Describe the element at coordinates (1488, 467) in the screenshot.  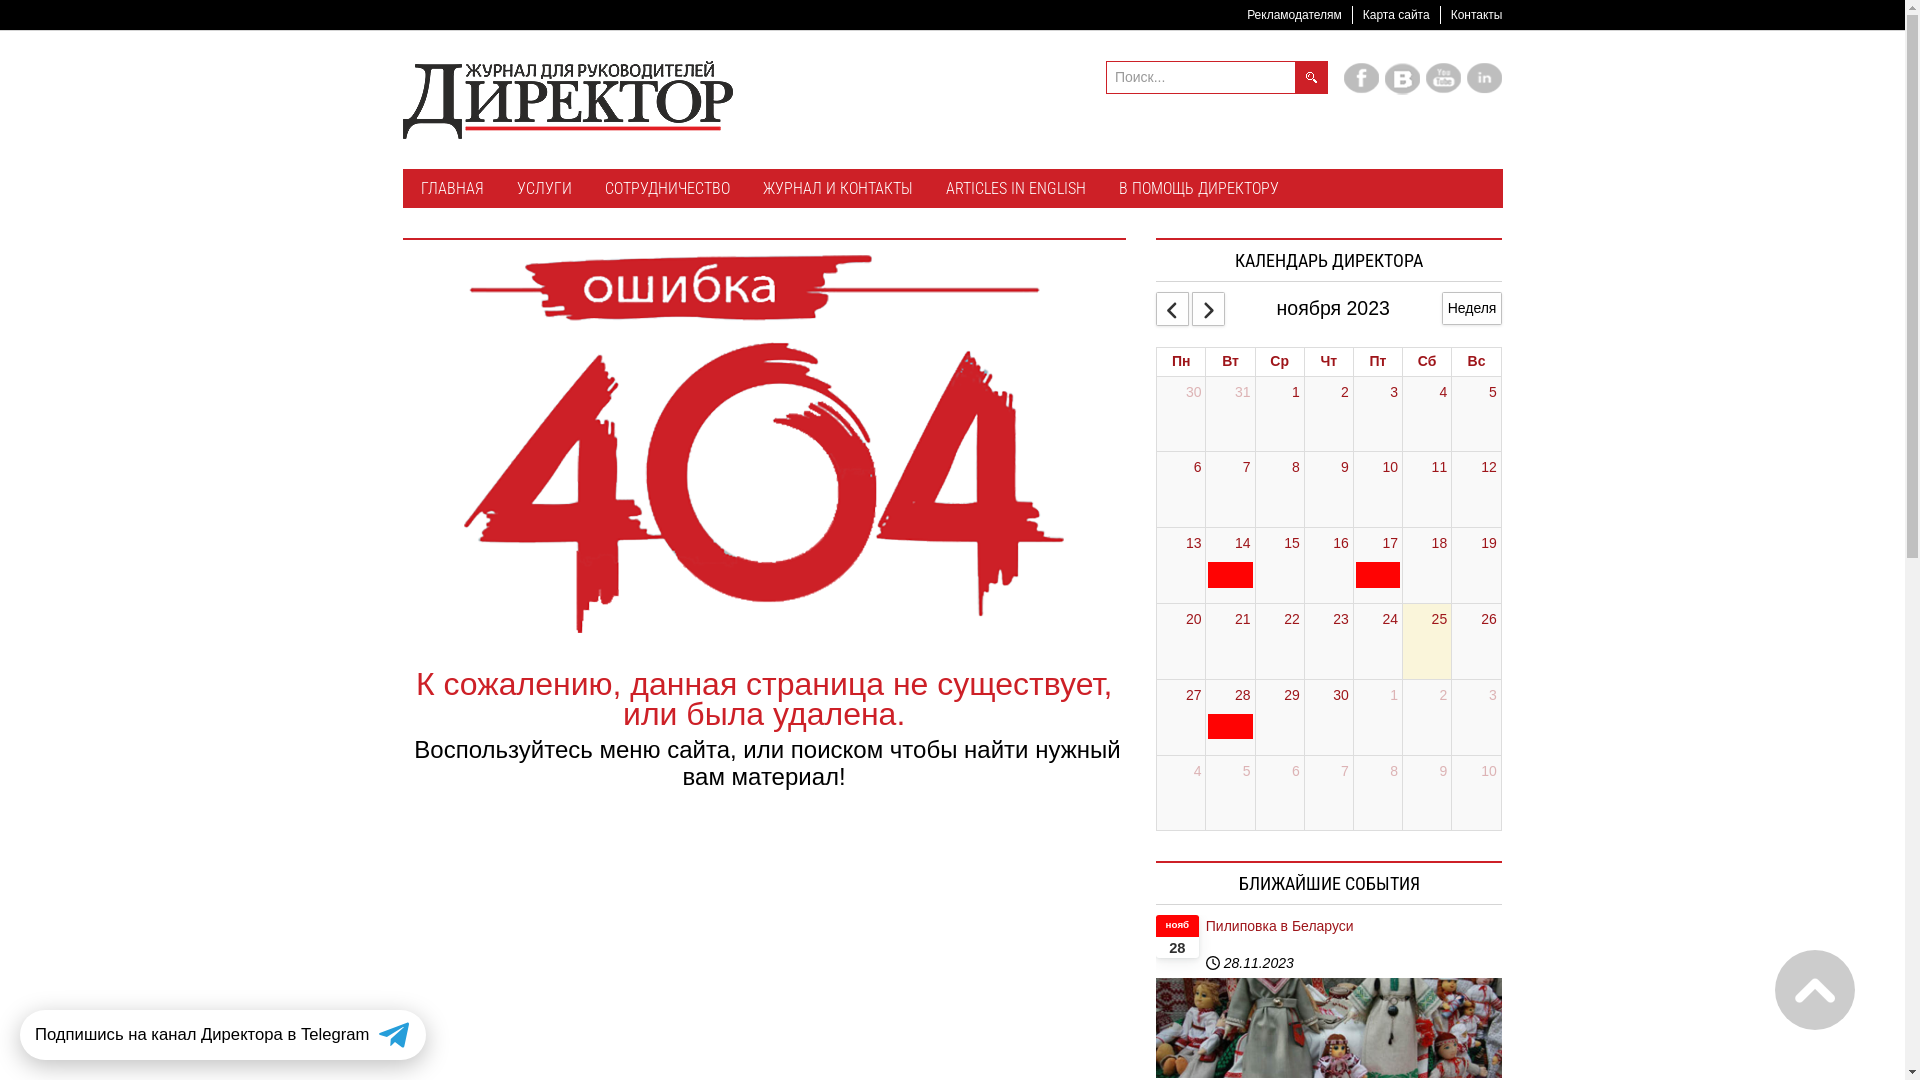
I see `'12'` at that location.